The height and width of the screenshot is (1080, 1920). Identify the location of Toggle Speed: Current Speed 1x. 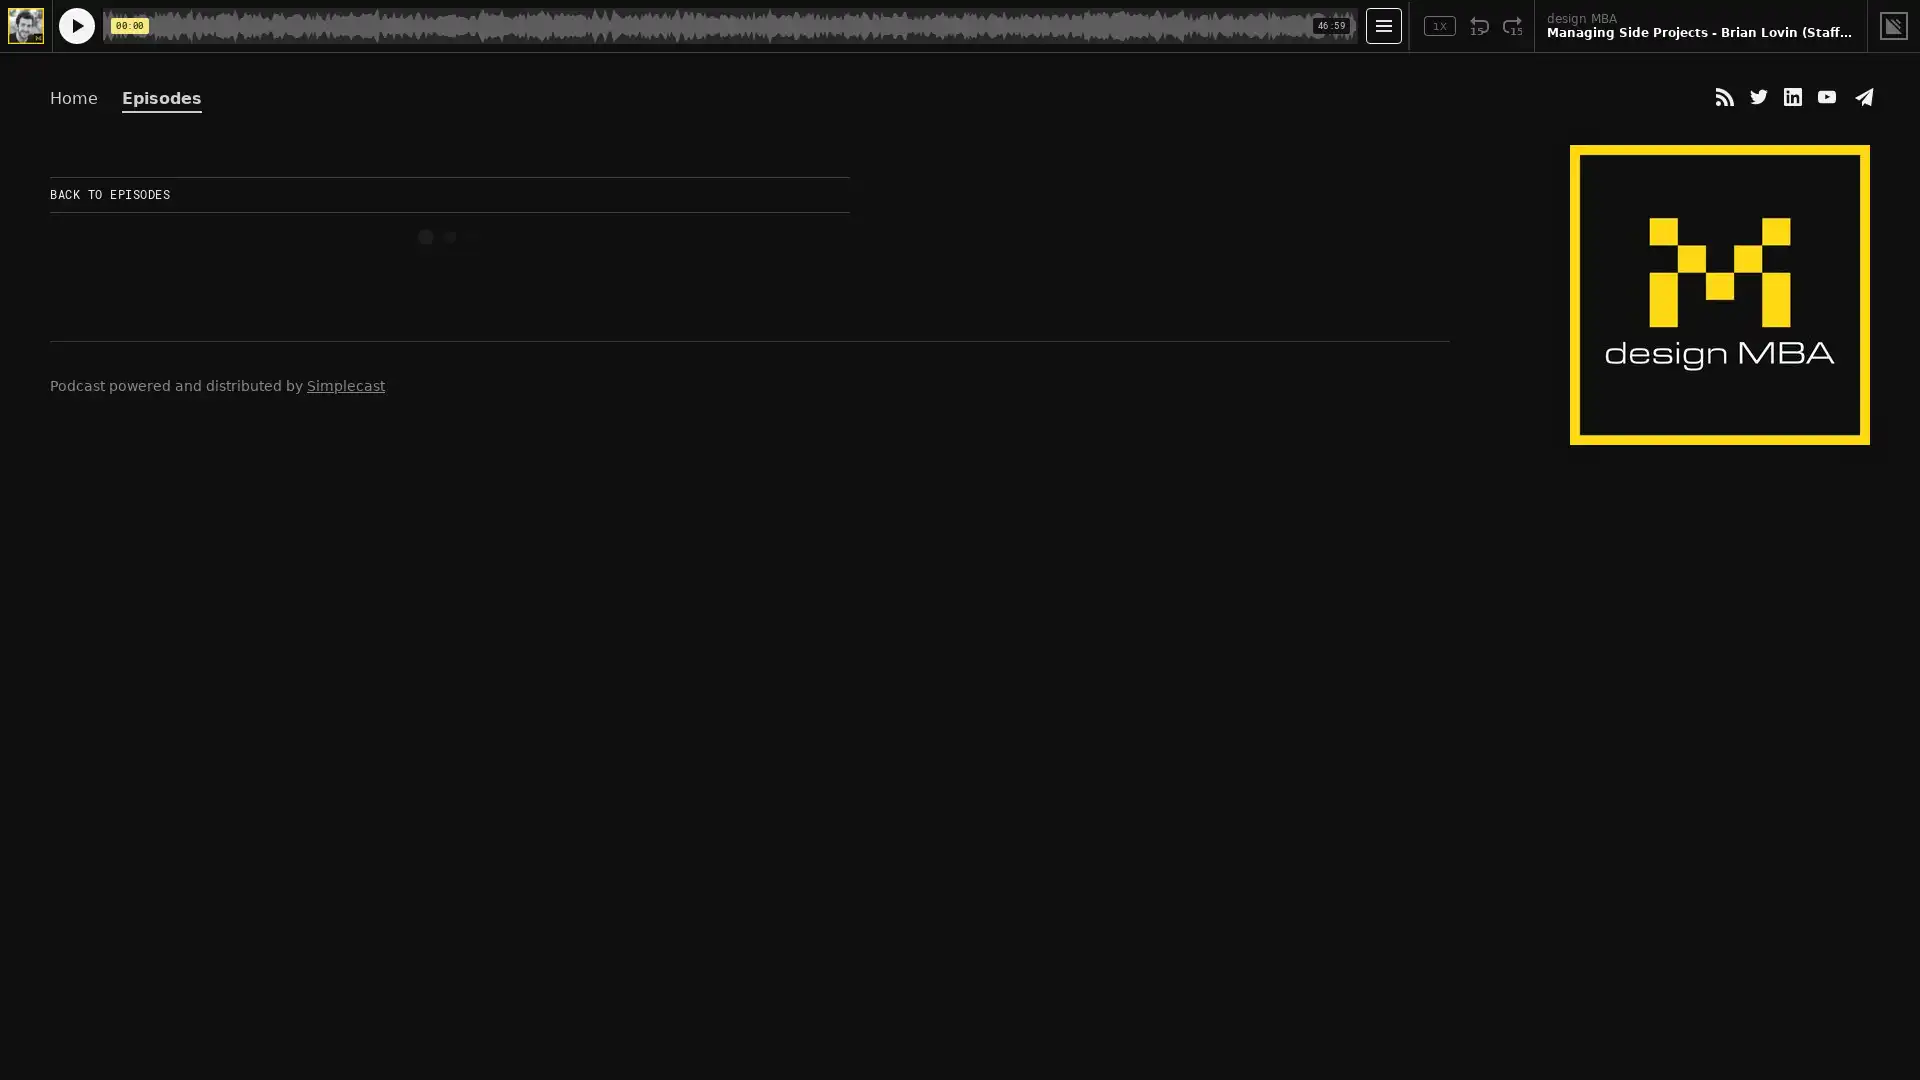
(1440, 26).